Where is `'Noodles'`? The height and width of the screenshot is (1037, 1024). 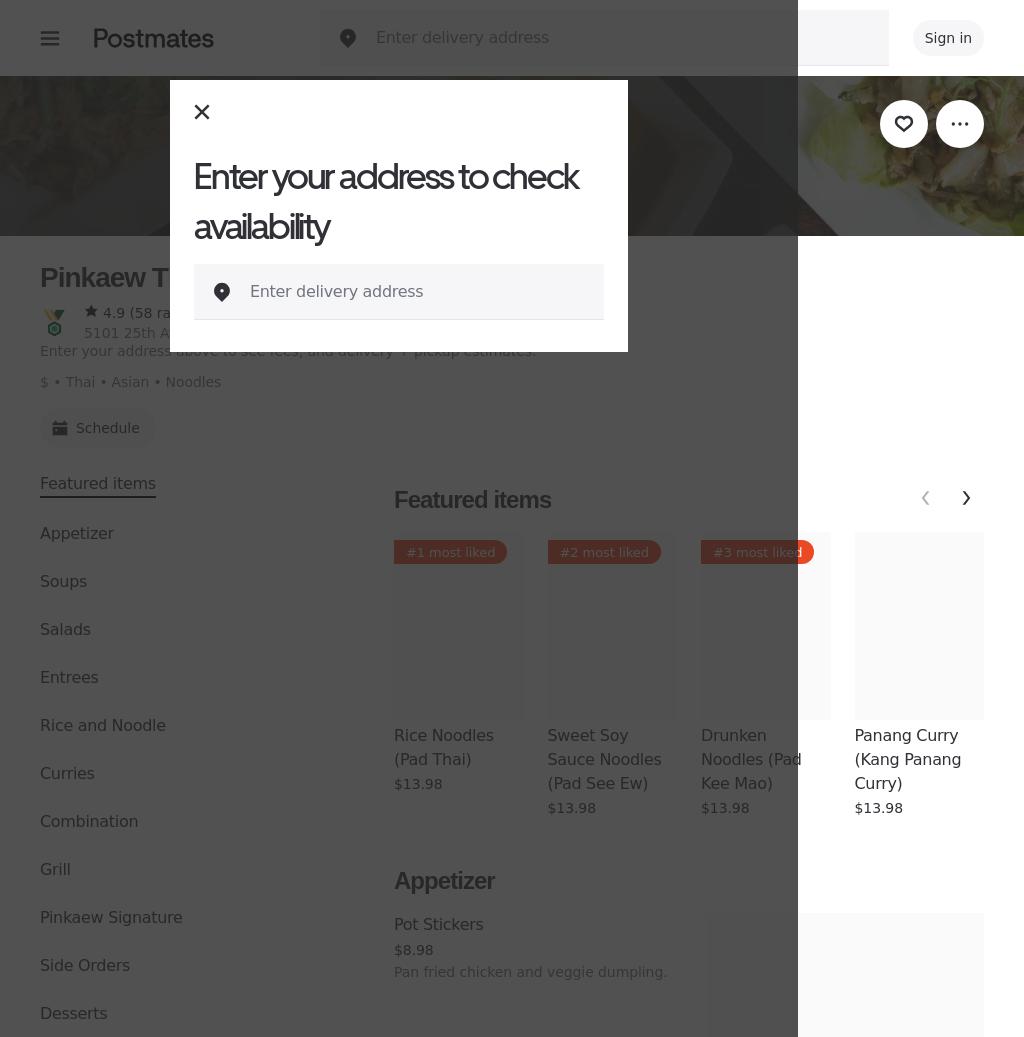 'Noodles' is located at coordinates (163, 381).